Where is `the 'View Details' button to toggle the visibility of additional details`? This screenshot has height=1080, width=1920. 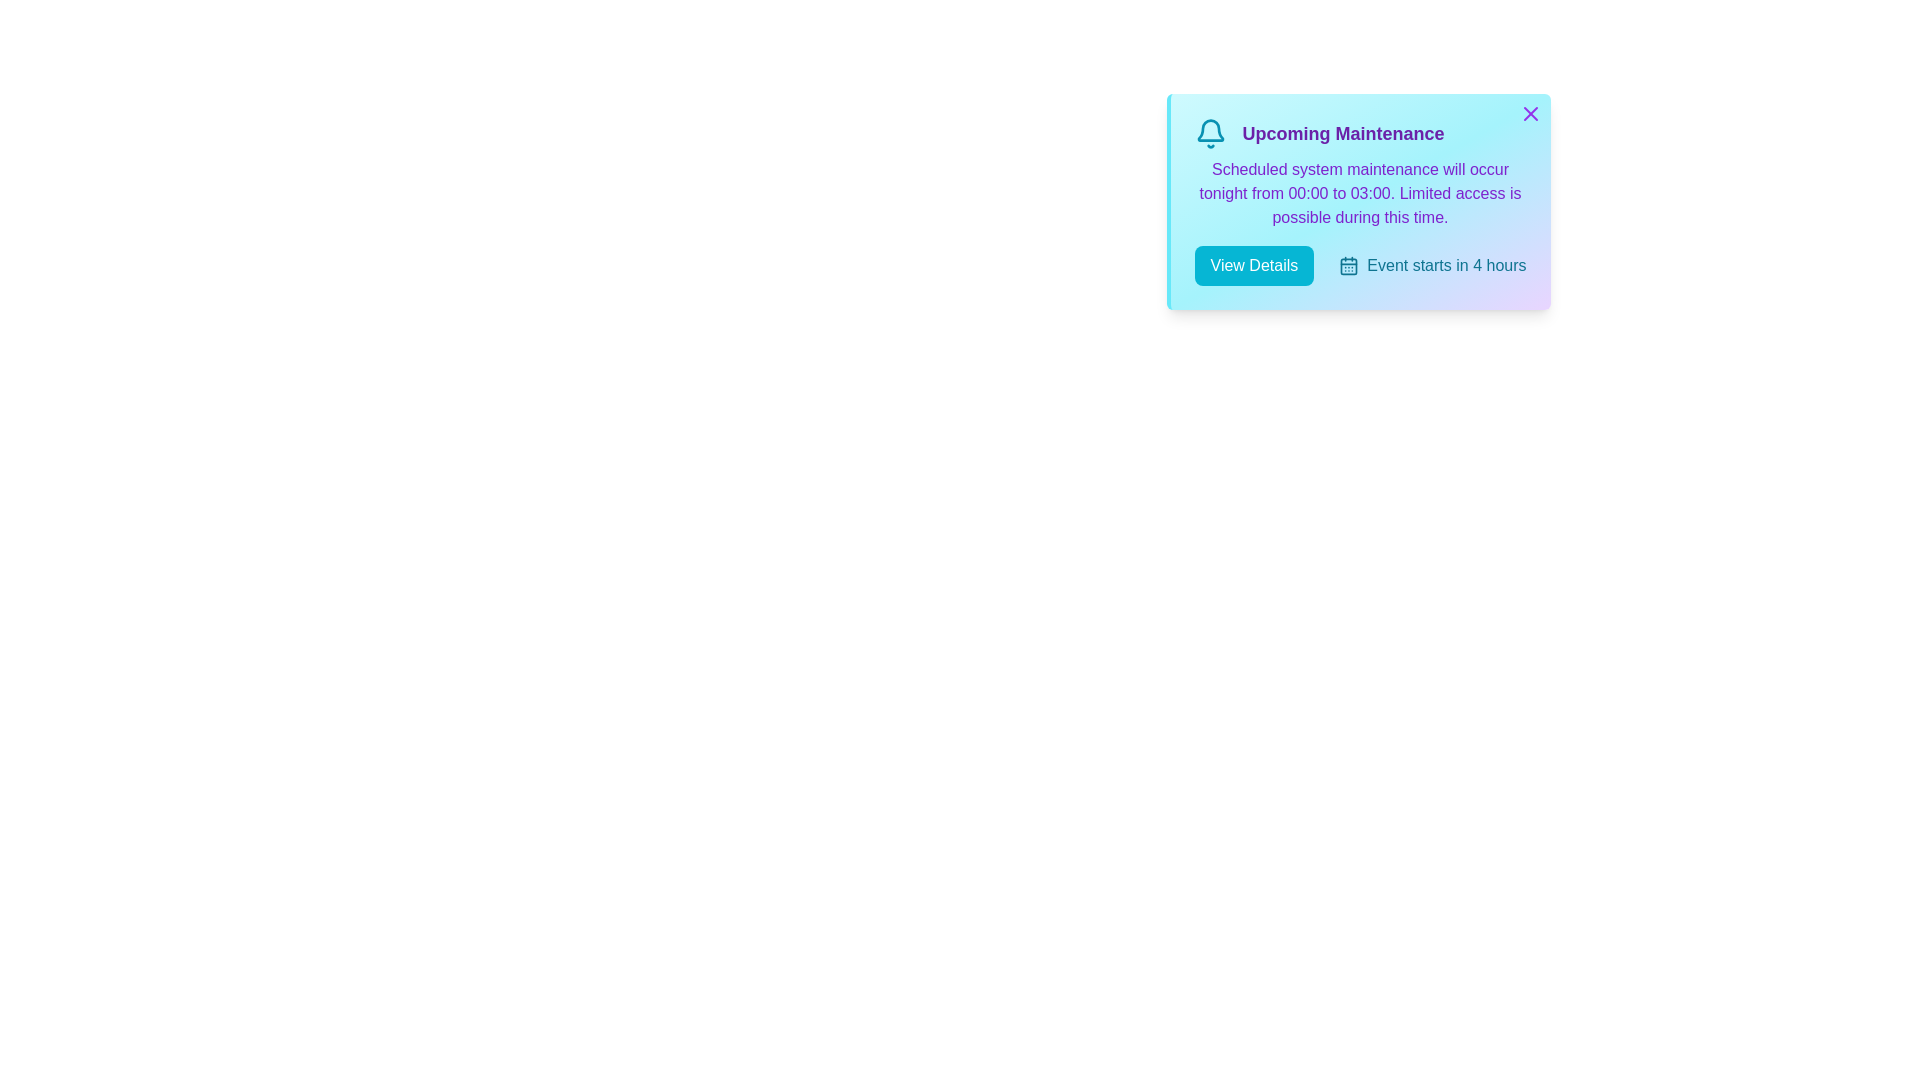
the 'View Details' button to toggle the visibility of additional details is located at coordinates (1252, 265).